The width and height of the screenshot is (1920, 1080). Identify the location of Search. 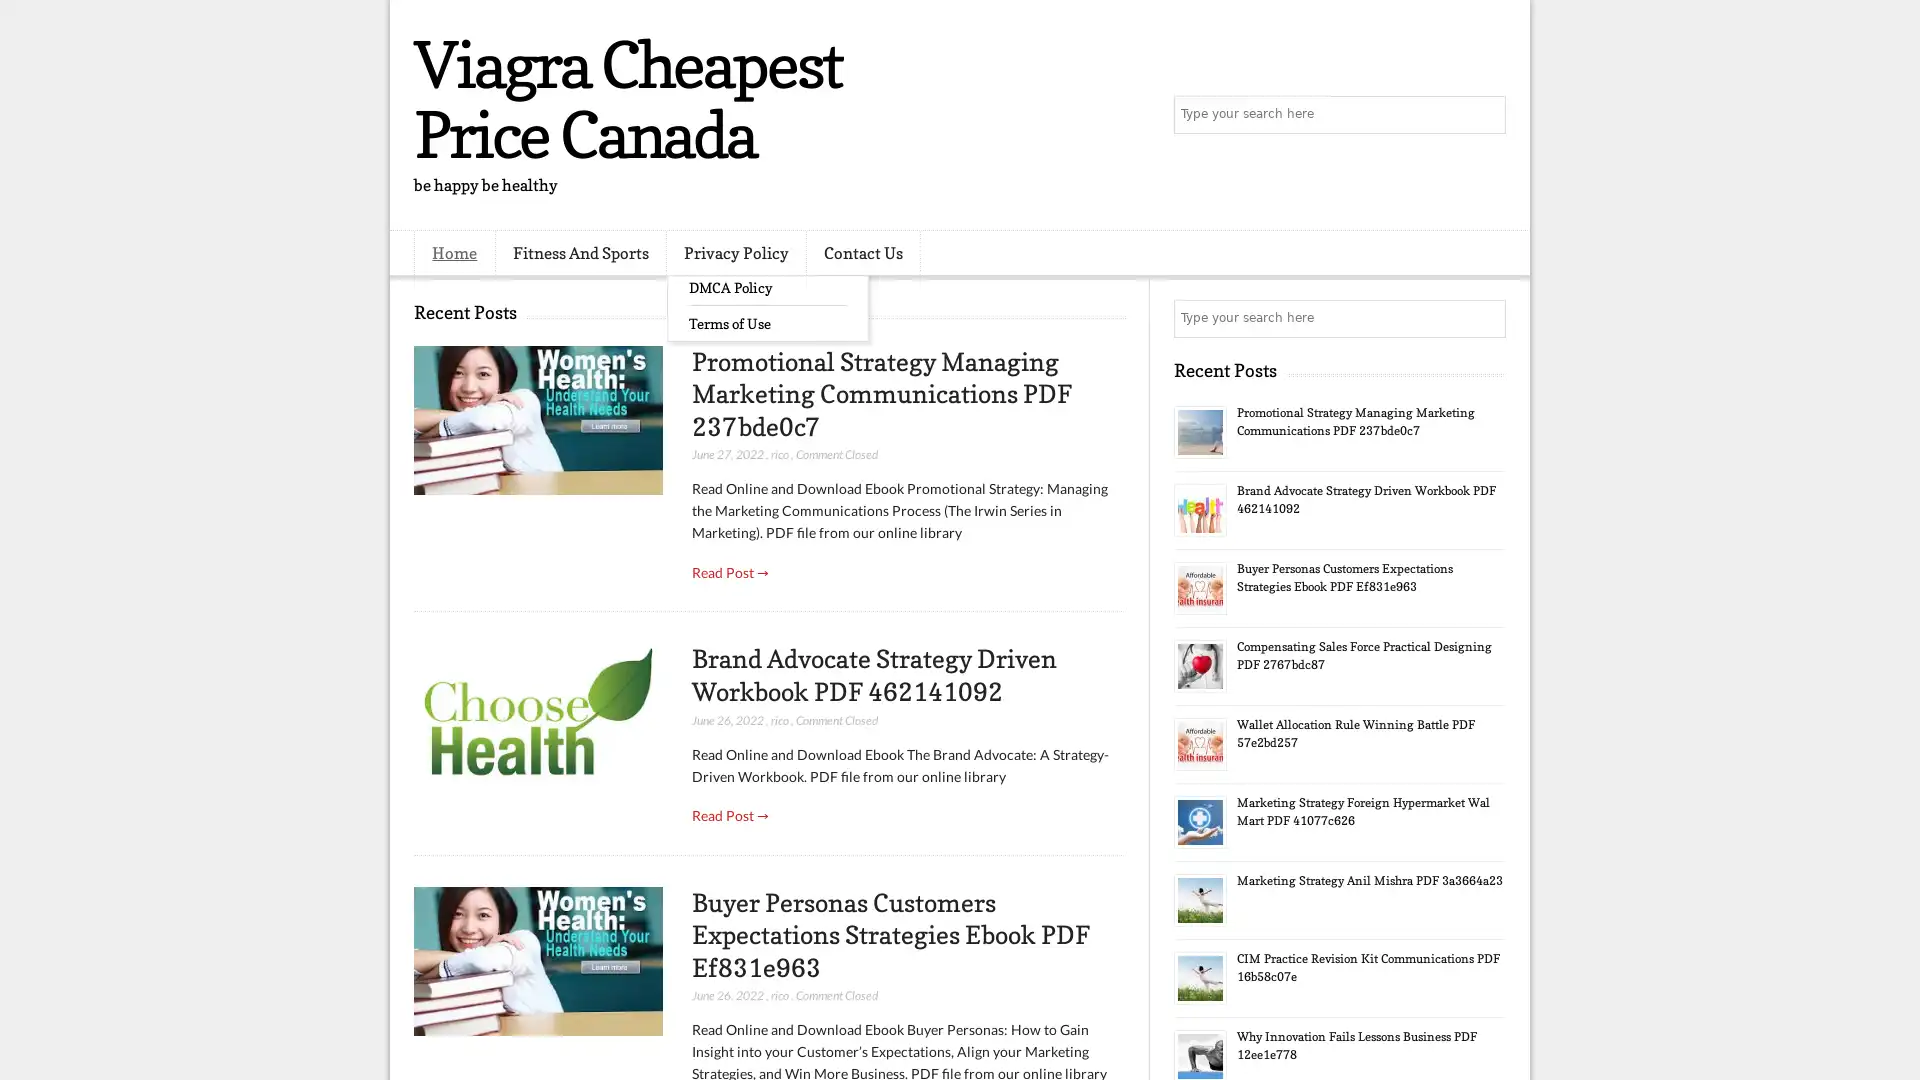
(1485, 115).